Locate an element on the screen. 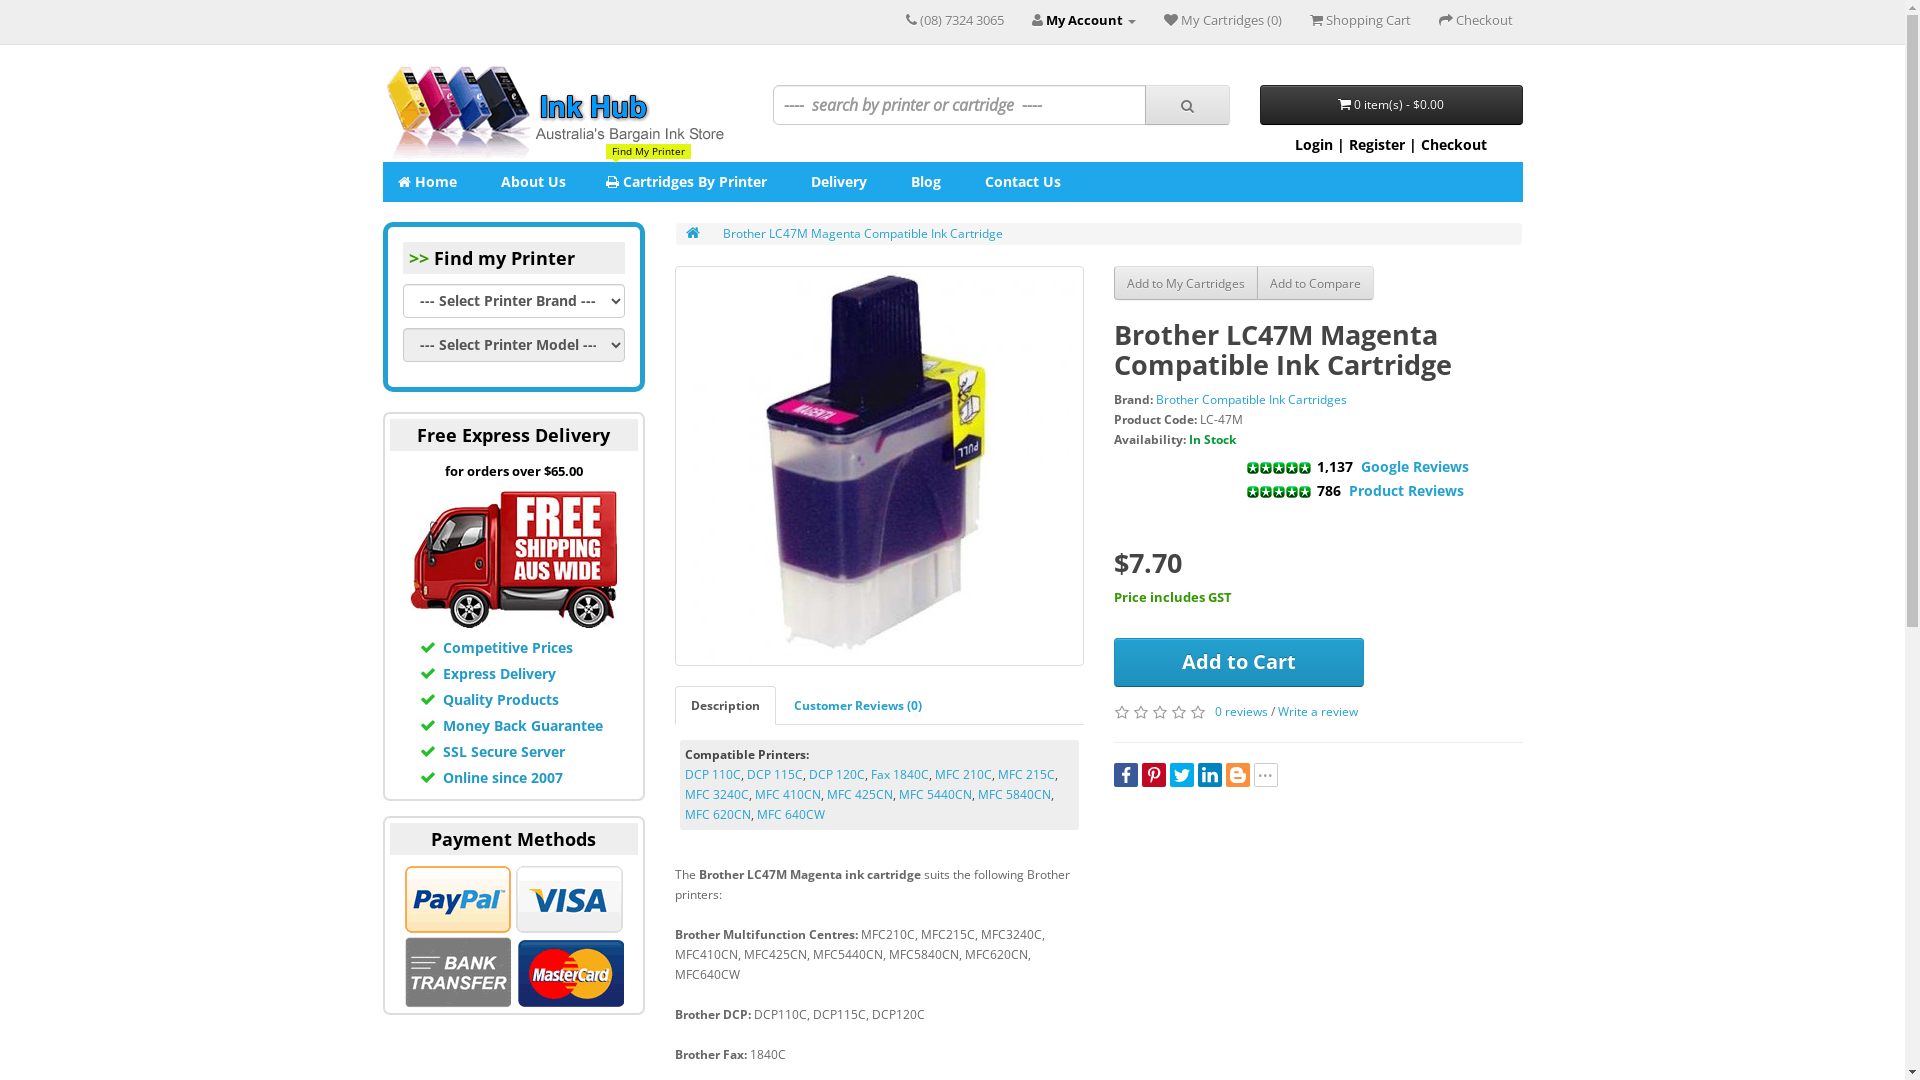 The height and width of the screenshot is (1080, 1920). 'MFC 425CN' is located at coordinates (859, 793).